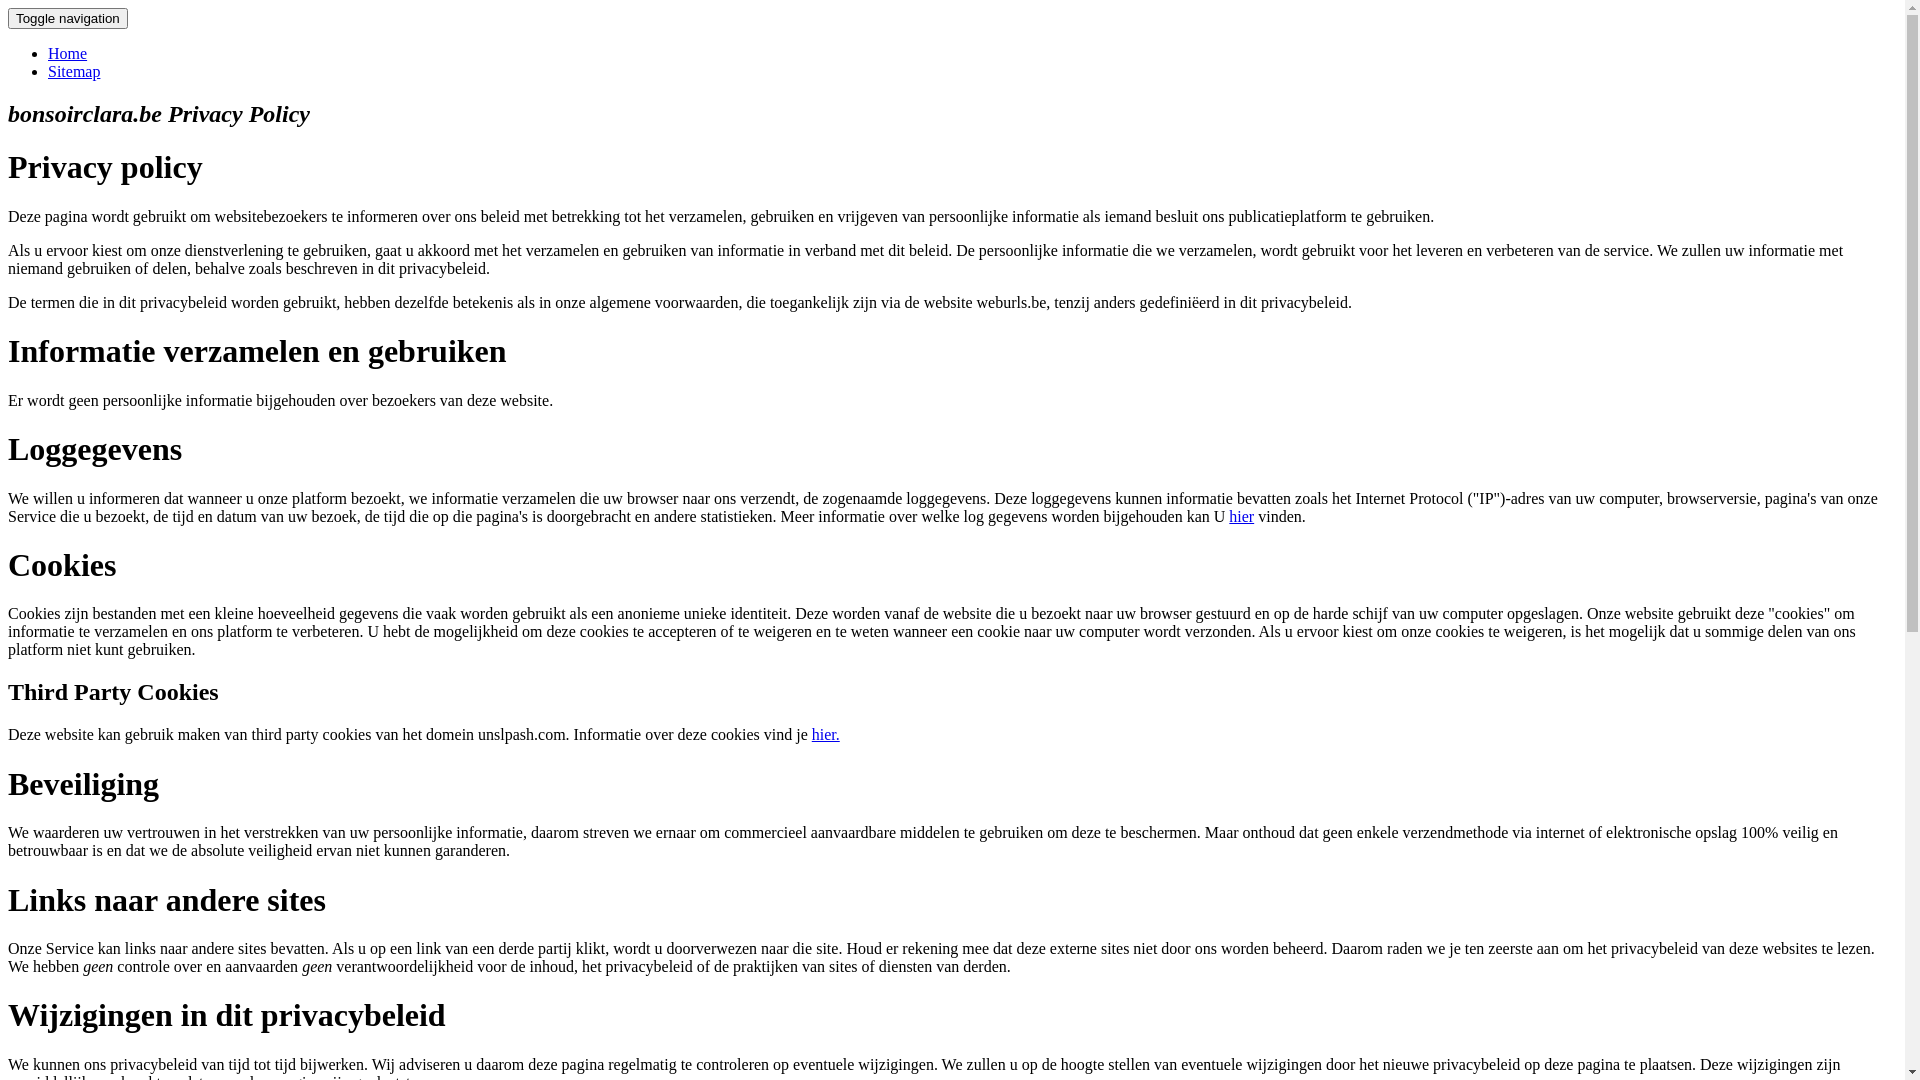  I want to click on 'hier', so click(1240, 515).